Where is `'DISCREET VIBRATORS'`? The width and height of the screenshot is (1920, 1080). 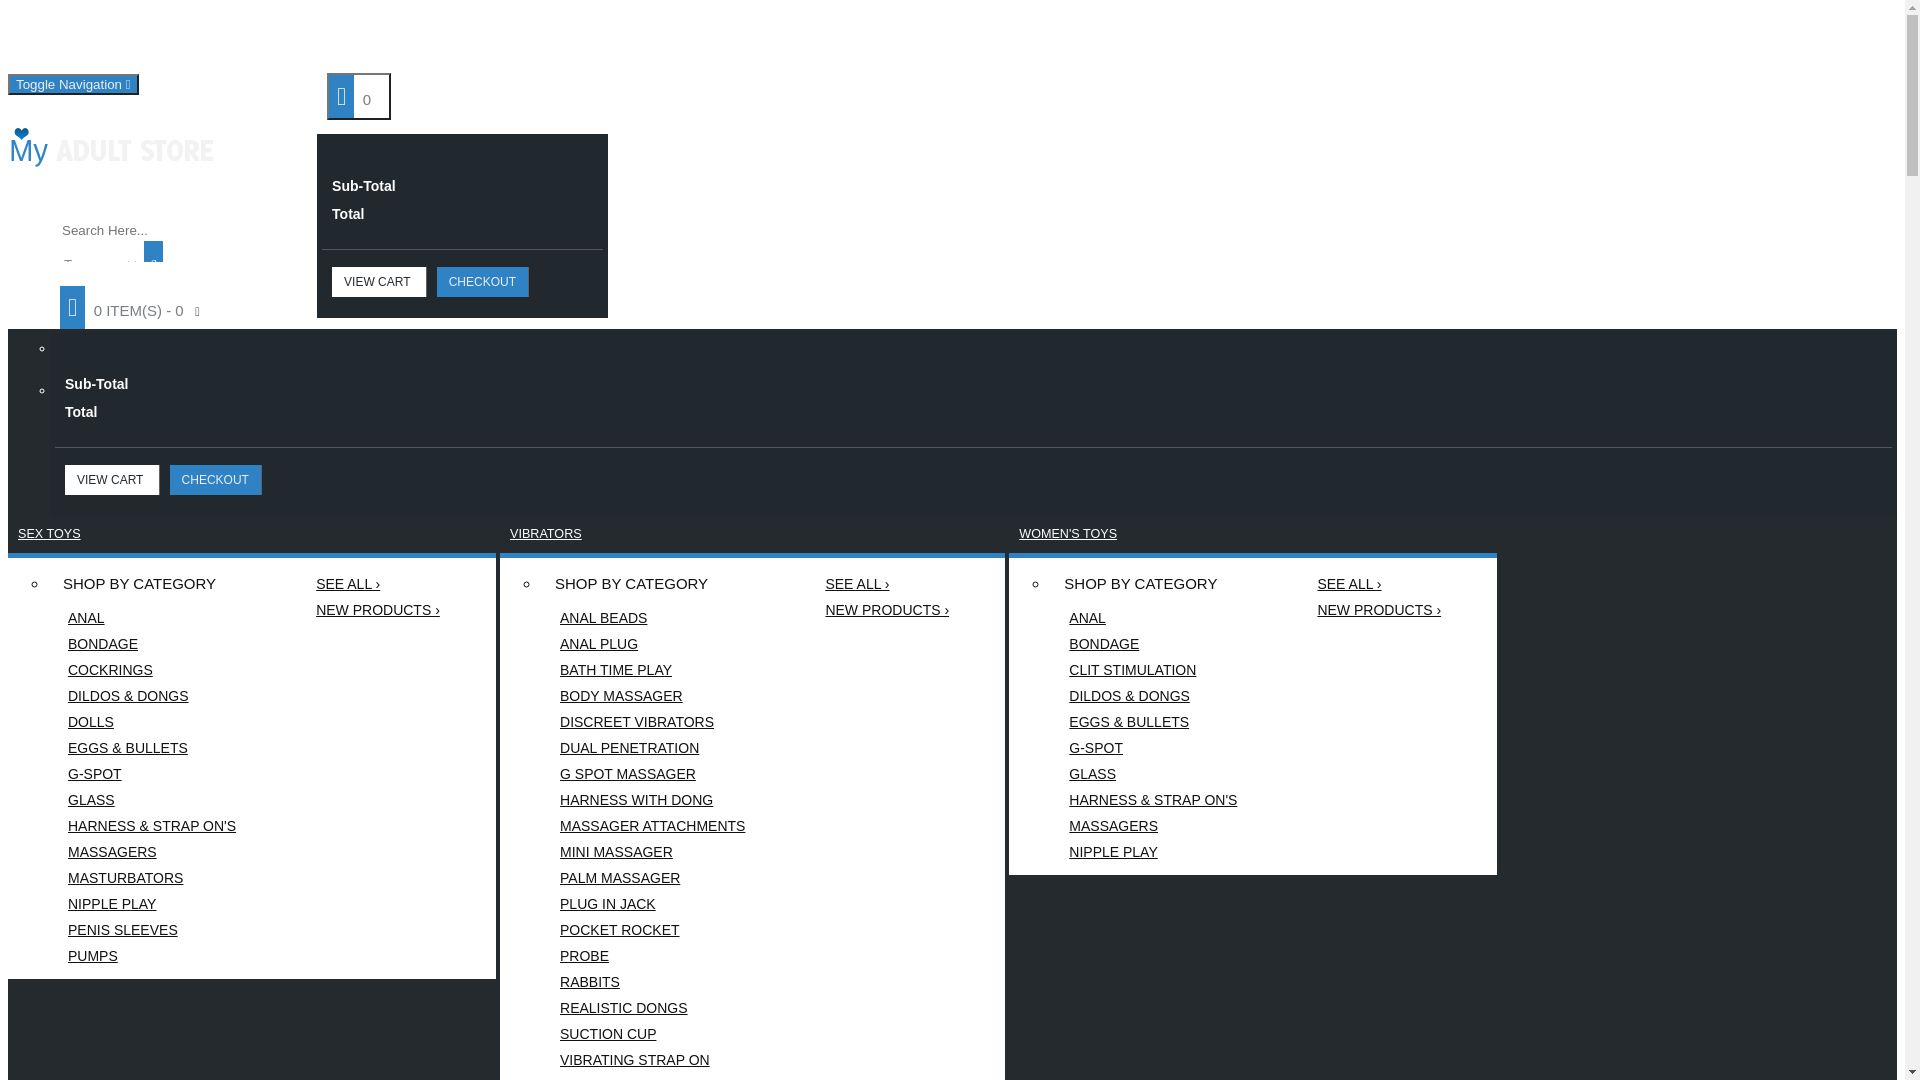 'DISCREET VIBRATORS' is located at coordinates (652, 721).